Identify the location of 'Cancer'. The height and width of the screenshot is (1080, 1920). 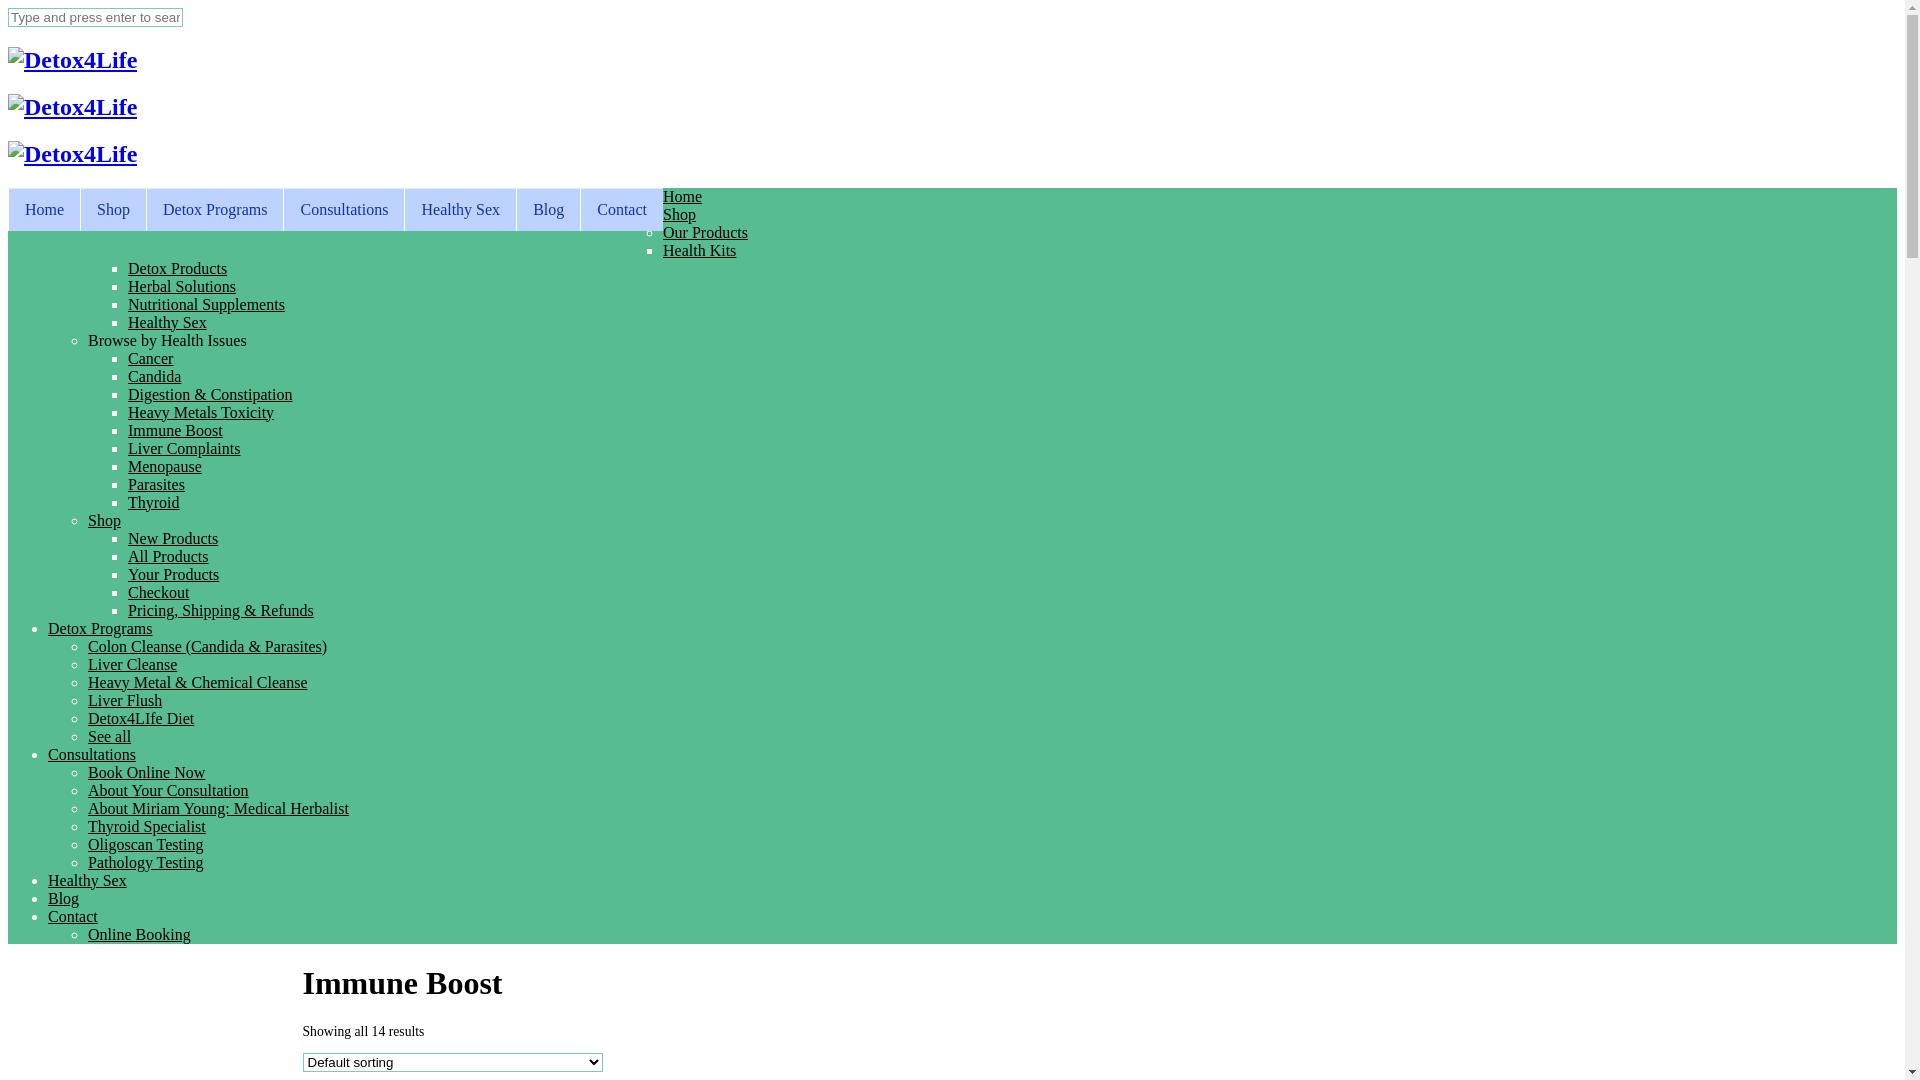
(149, 357).